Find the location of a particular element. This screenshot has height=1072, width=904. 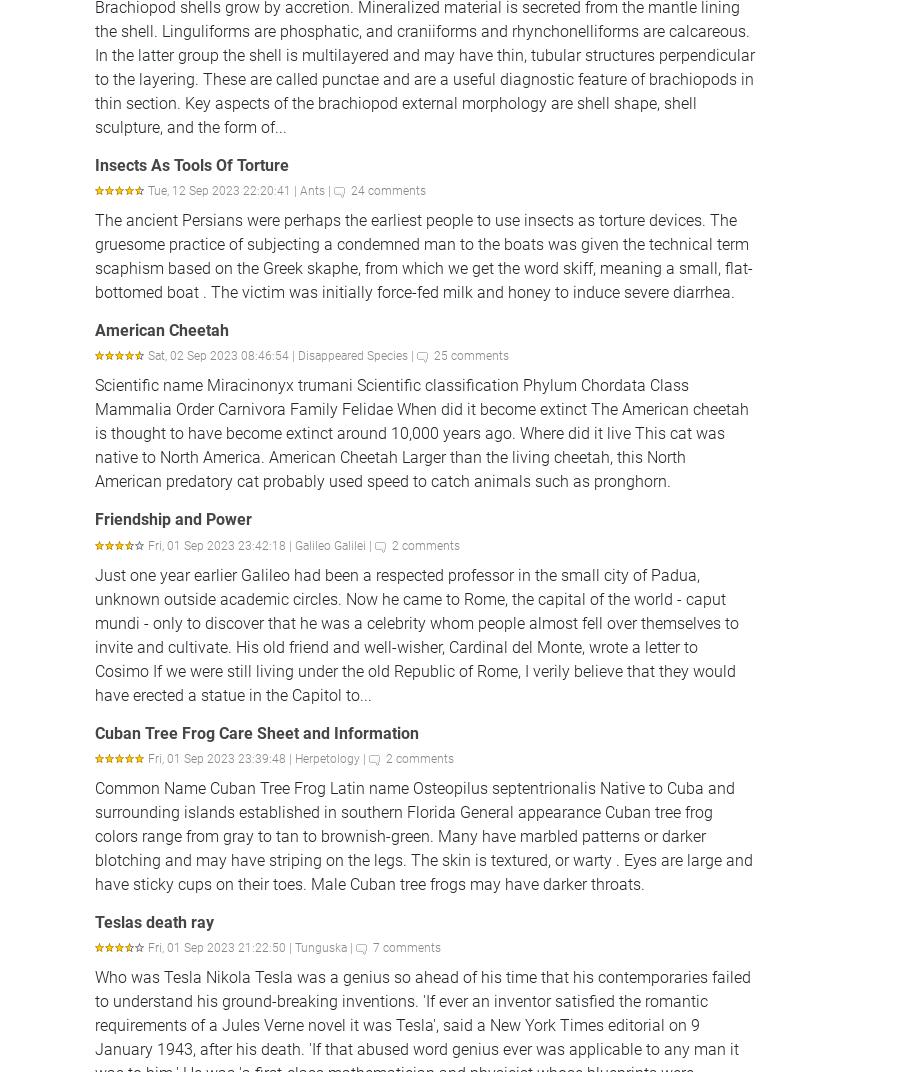

'American Cheetah' is located at coordinates (160, 329).